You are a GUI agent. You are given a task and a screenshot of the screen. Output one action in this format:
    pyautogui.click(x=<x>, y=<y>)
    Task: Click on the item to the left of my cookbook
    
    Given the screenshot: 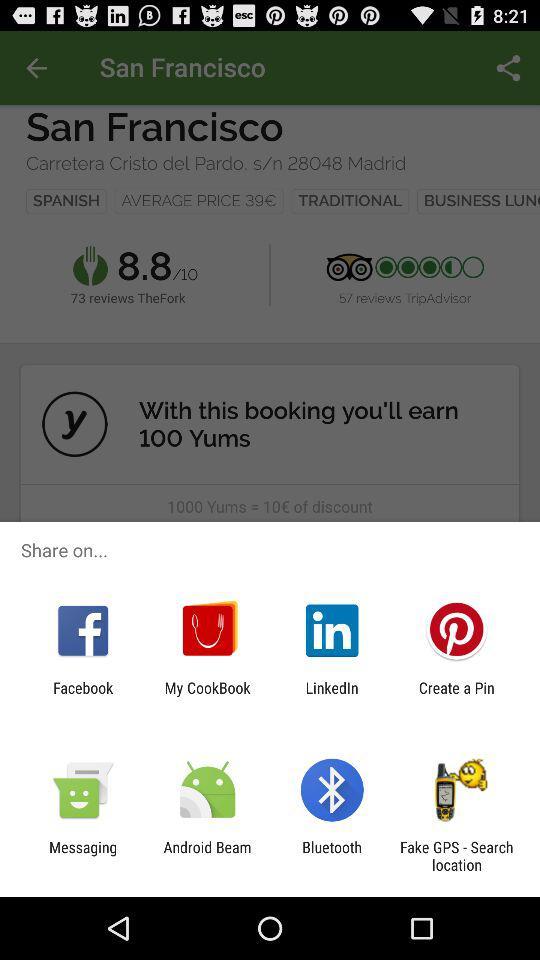 What is the action you would take?
    pyautogui.click(x=82, y=696)
    